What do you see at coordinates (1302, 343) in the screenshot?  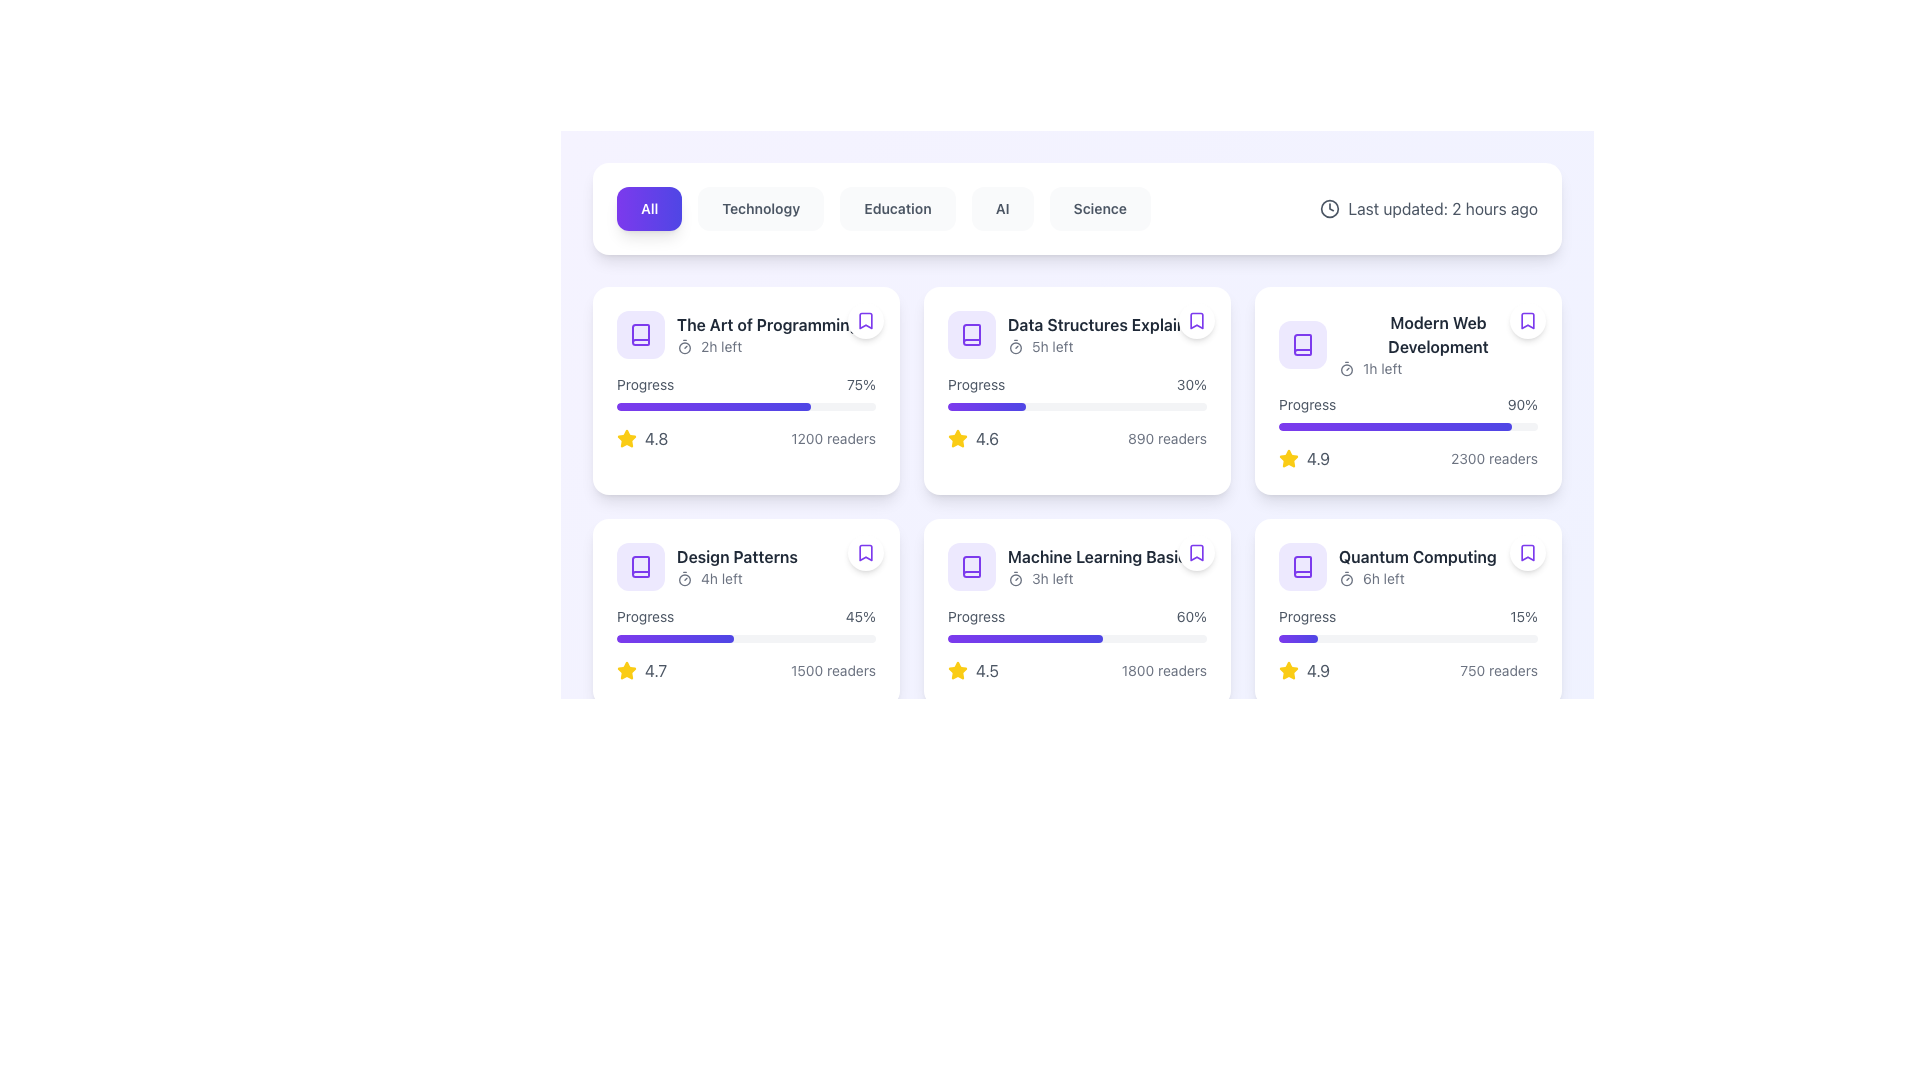 I see `the card that contains the book icon, located in the top-right of the second row under 'Modern Web Development'` at bounding box center [1302, 343].